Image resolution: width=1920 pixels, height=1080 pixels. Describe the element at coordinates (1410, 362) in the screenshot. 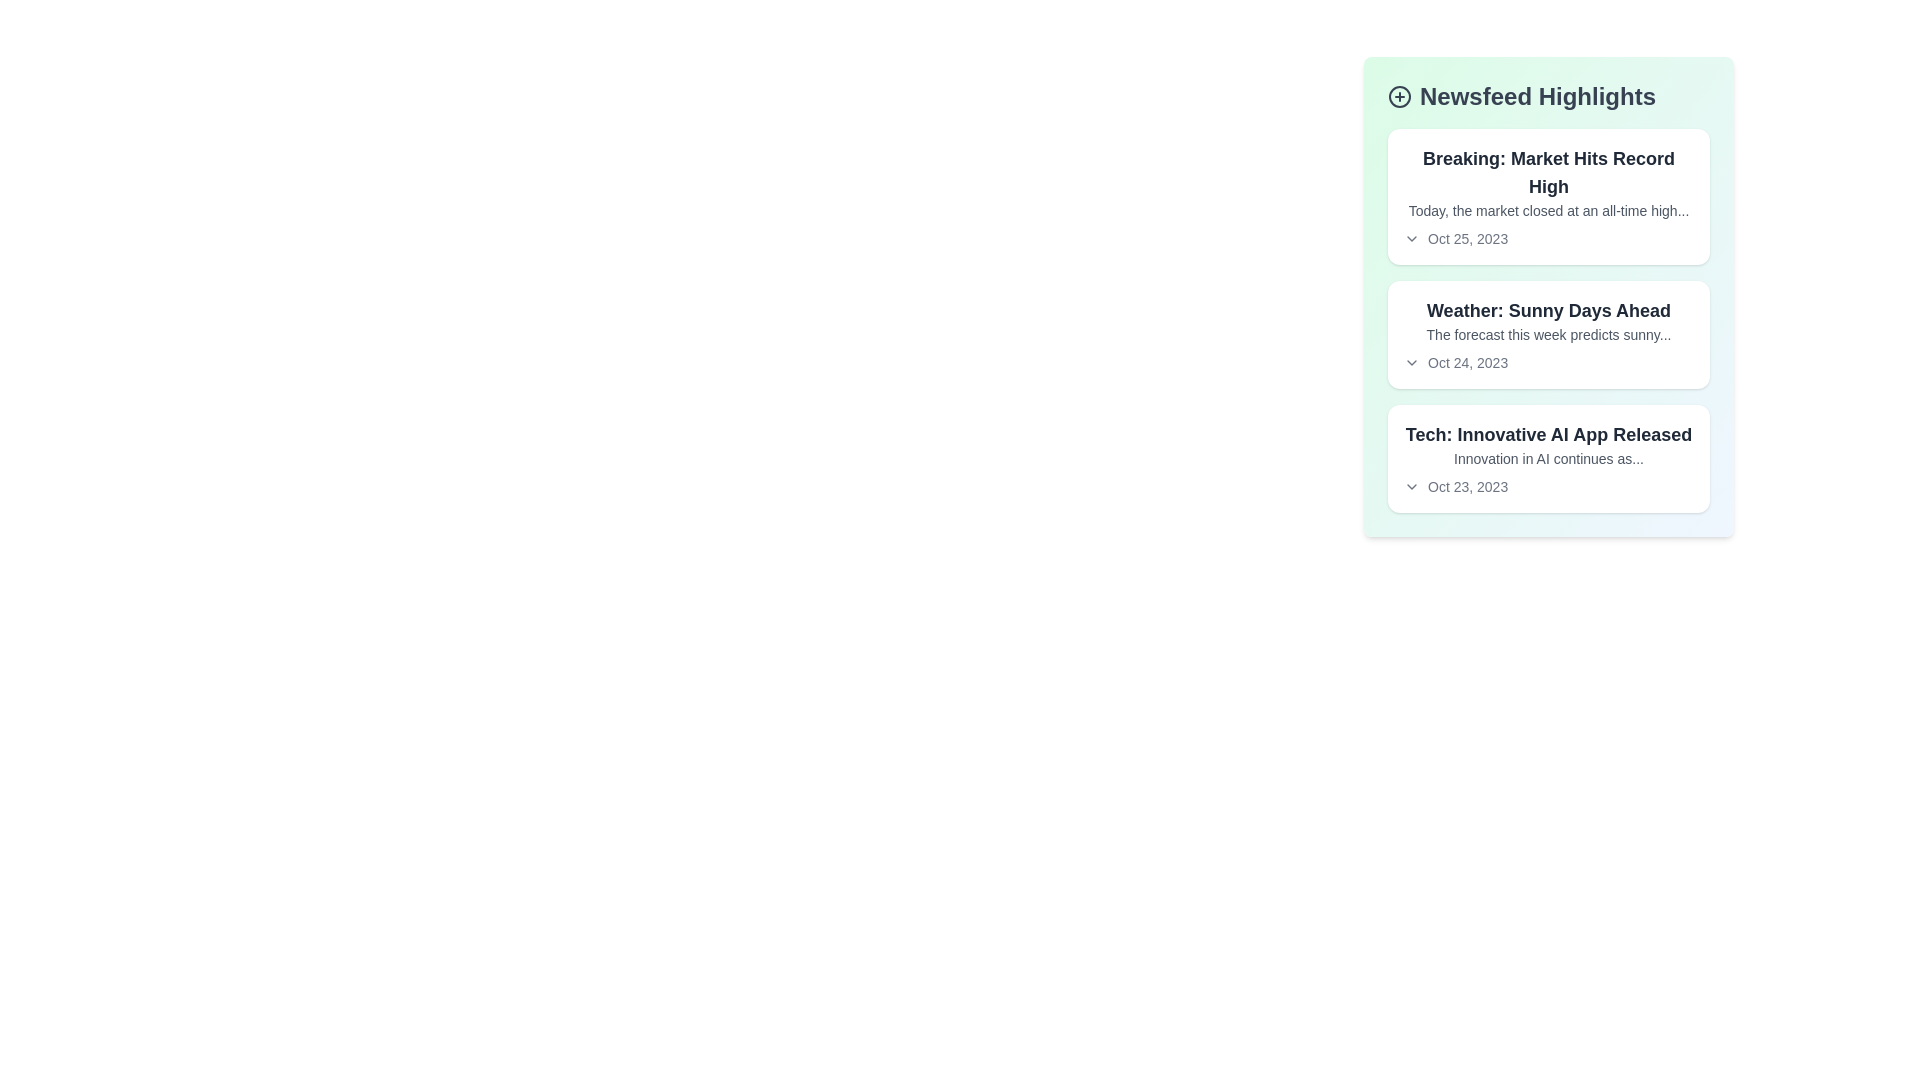

I see `the arrow icon to toggle the details of the article titled 'Weather: Sunny Days Ahead'` at that location.